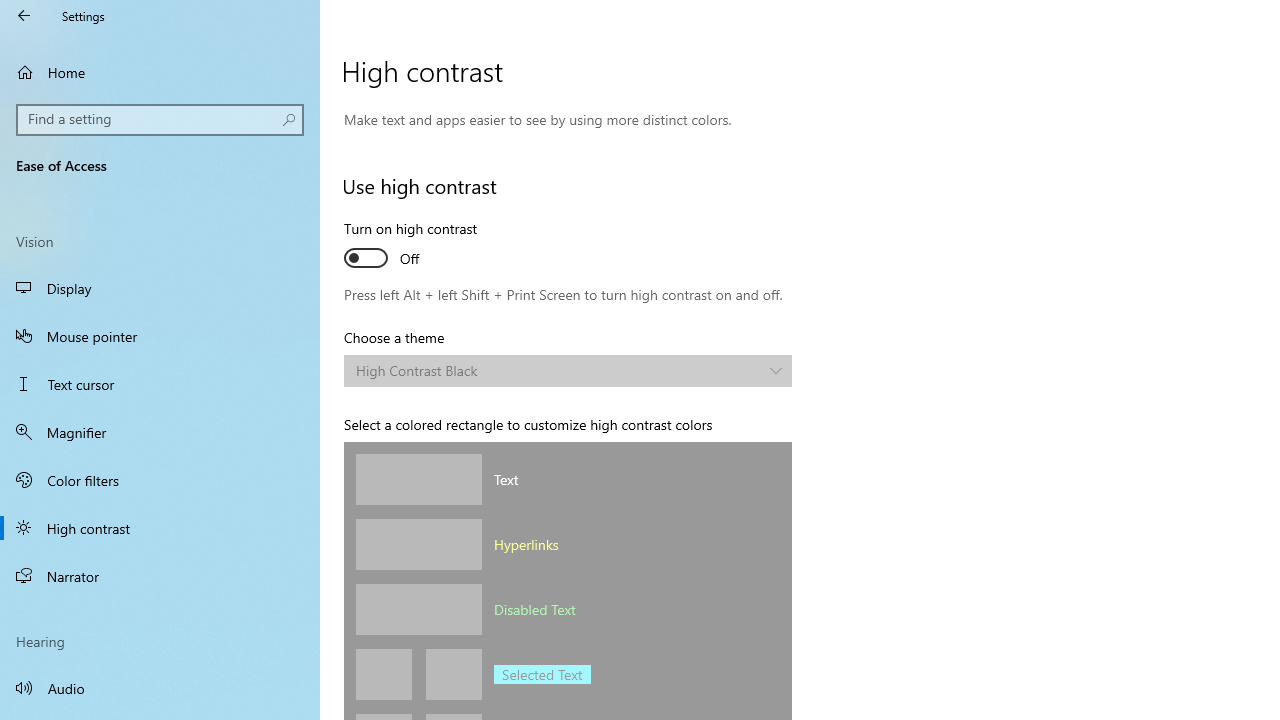 This screenshot has width=1280, height=720. What do you see at coordinates (24, 15) in the screenshot?
I see `'Back'` at bounding box center [24, 15].